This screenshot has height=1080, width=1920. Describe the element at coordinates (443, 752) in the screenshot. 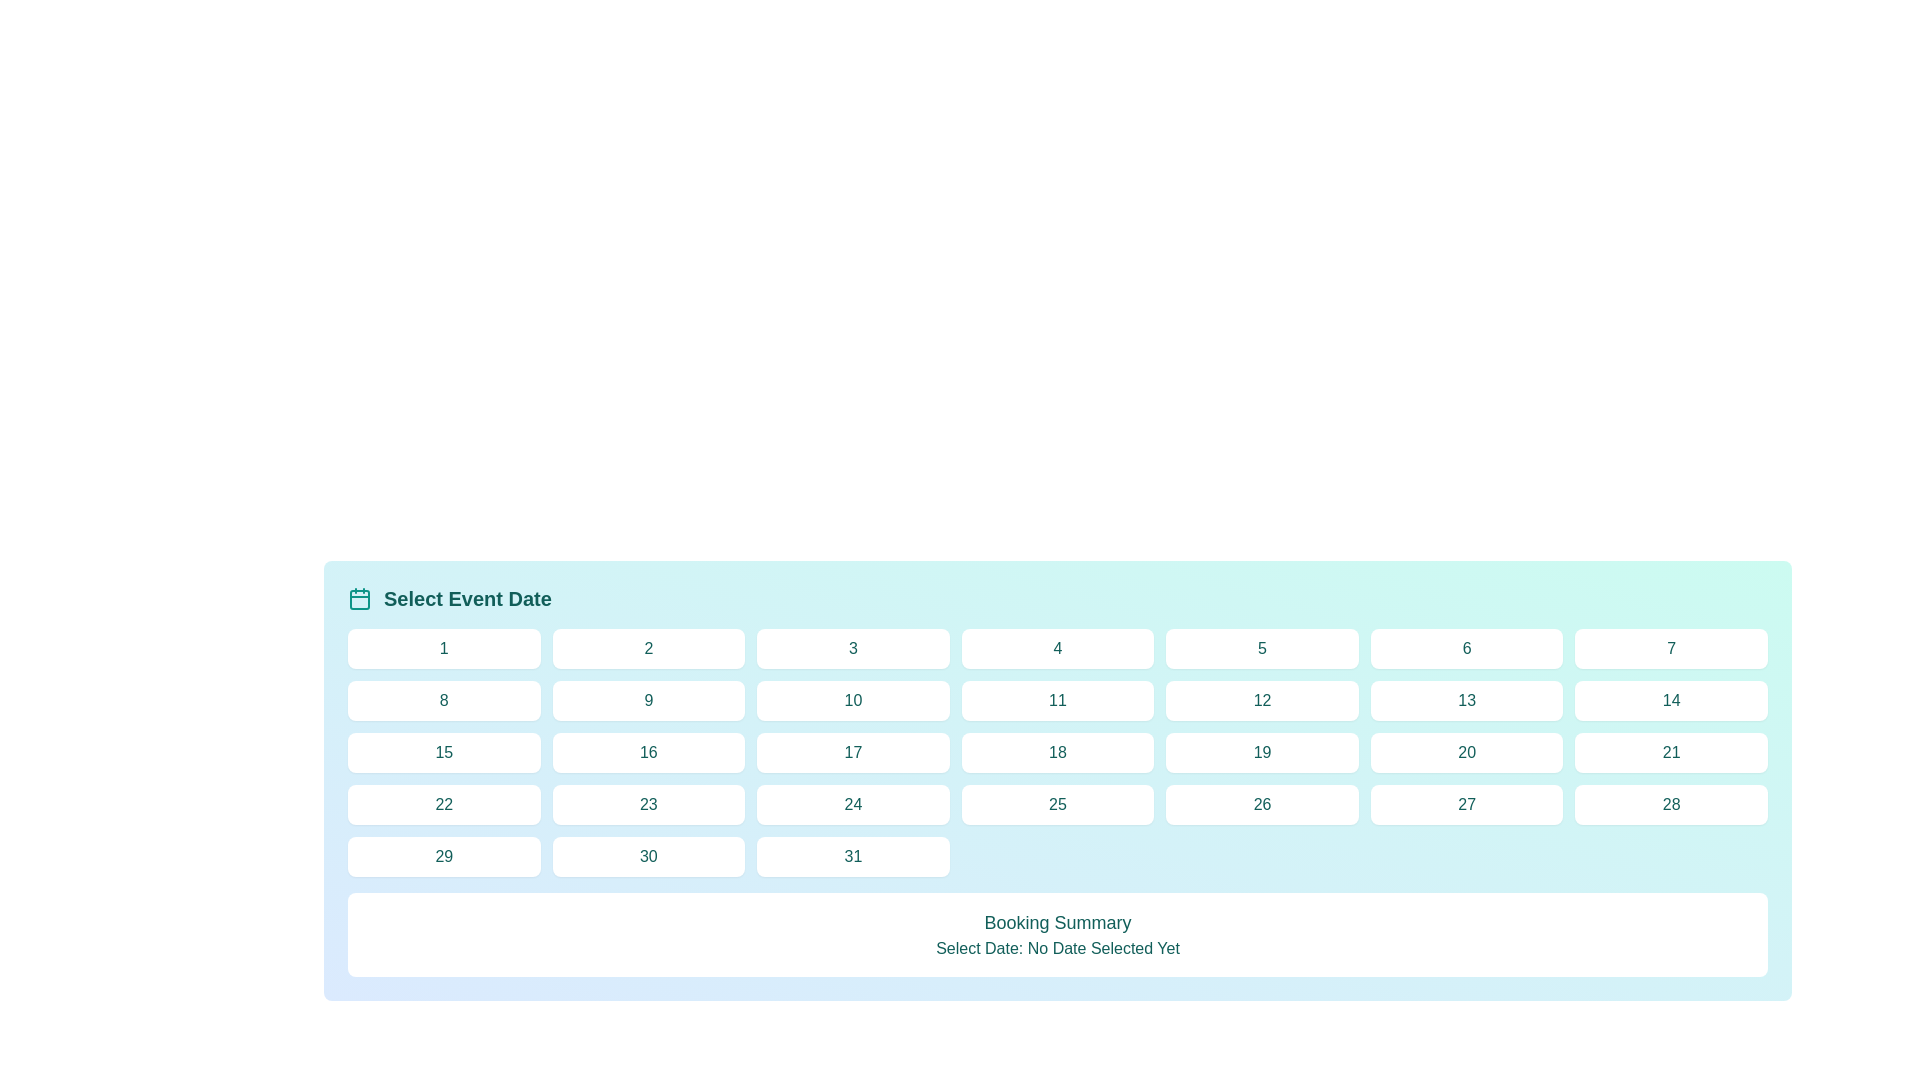

I see `the rectangular button with rounded corners, filled with a white background and shadow effect, containing the text '15' in teal color, located in the calendar grid layout, fourth row's first column` at that location.